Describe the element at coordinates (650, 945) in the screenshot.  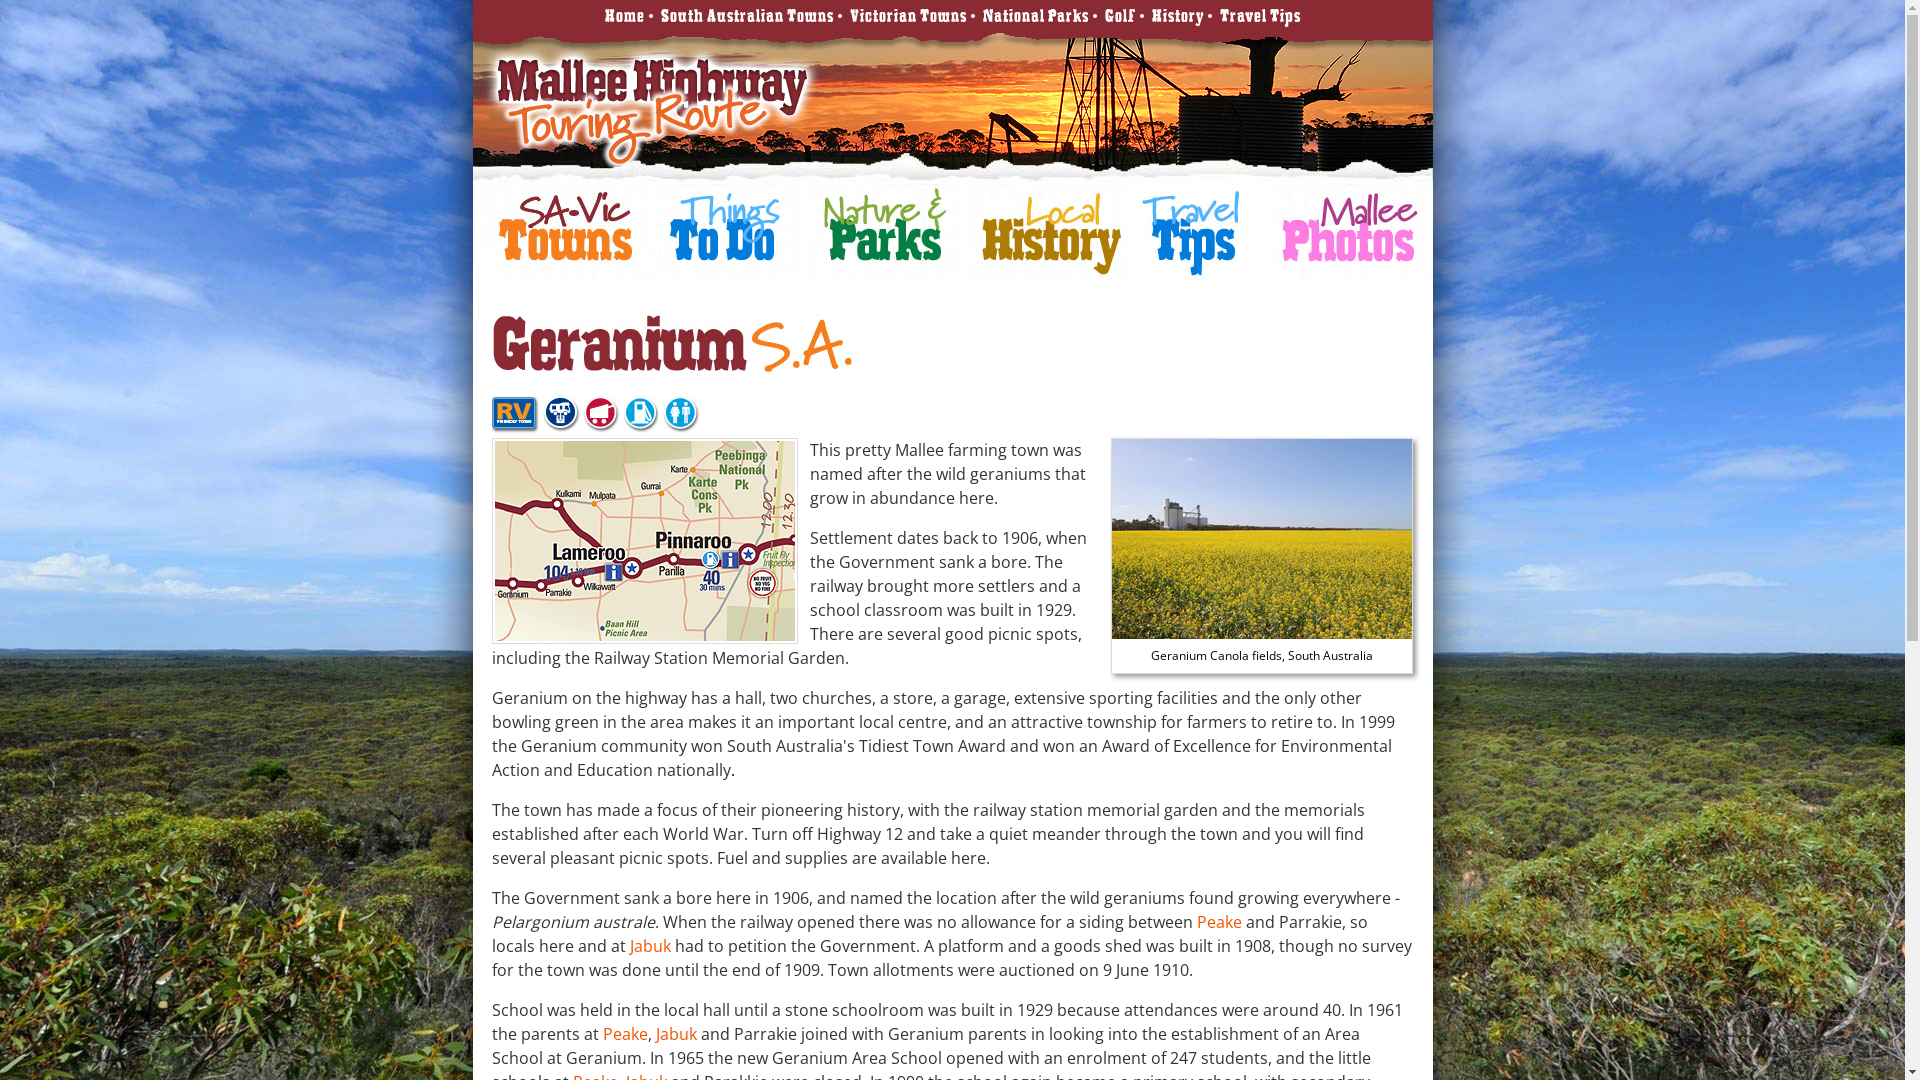
I see `'Jabuk'` at that location.